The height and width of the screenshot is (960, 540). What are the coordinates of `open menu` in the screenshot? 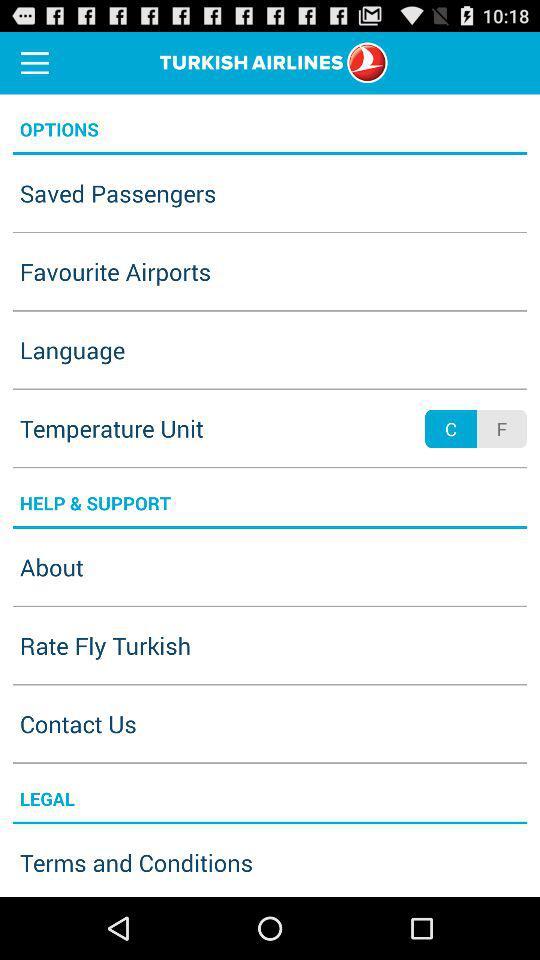 It's located at (35, 62).